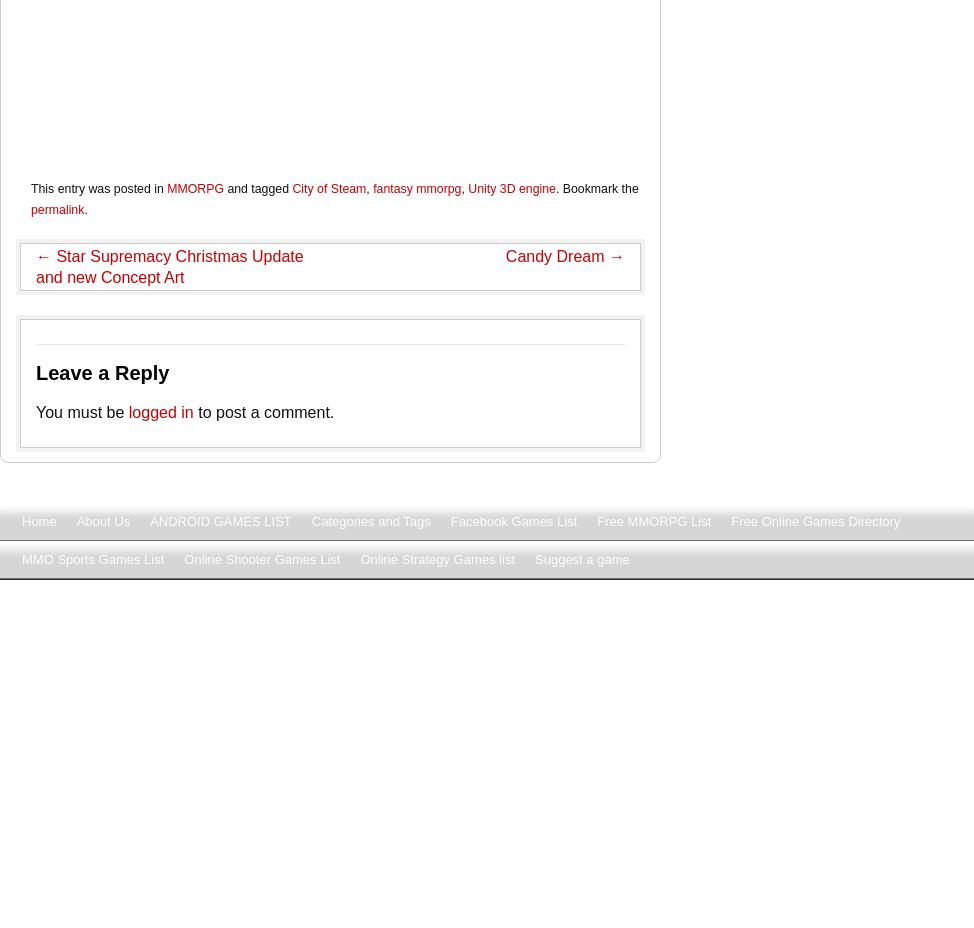 The width and height of the screenshot is (974, 928). What do you see at coordinates (223, 188) in the screenshot?
I see `'and tagged'` at bounding box center [223, 188].